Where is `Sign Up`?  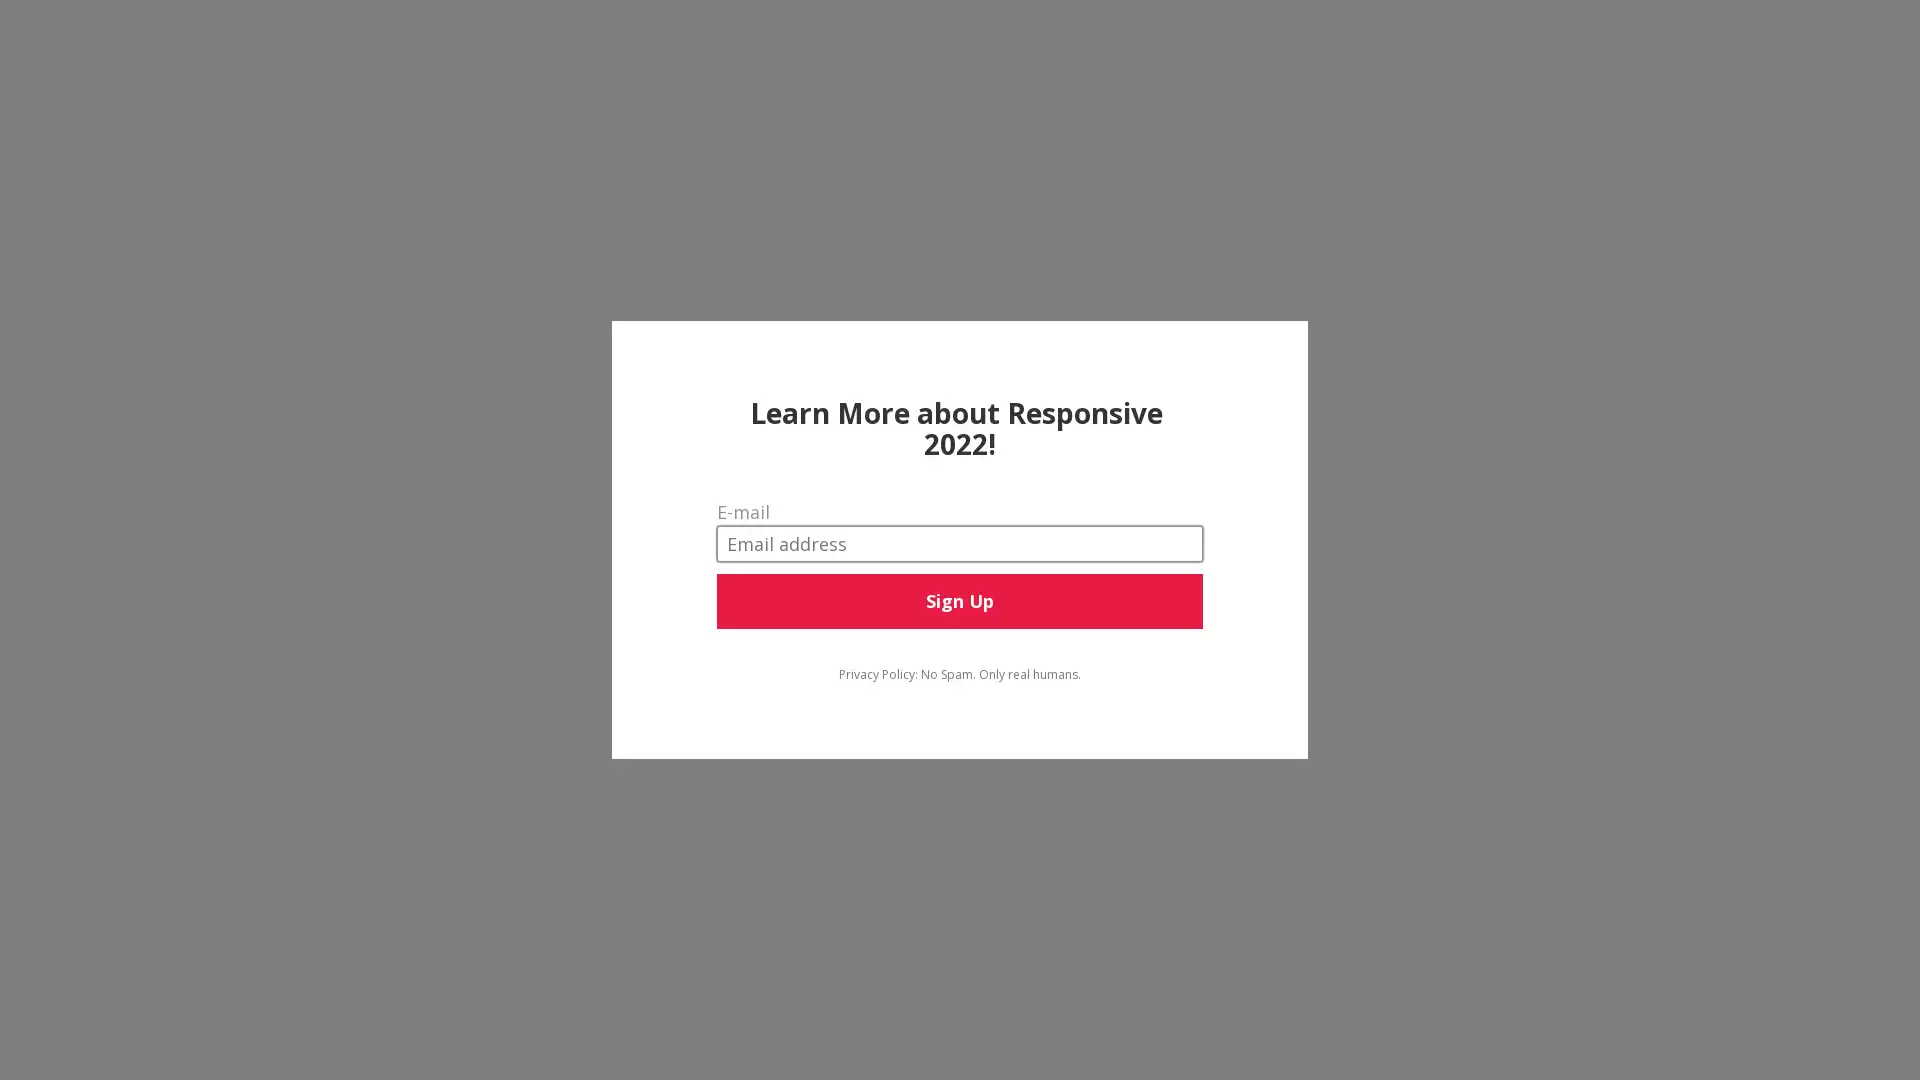 Sign Up is located at coordinates (958, 600).